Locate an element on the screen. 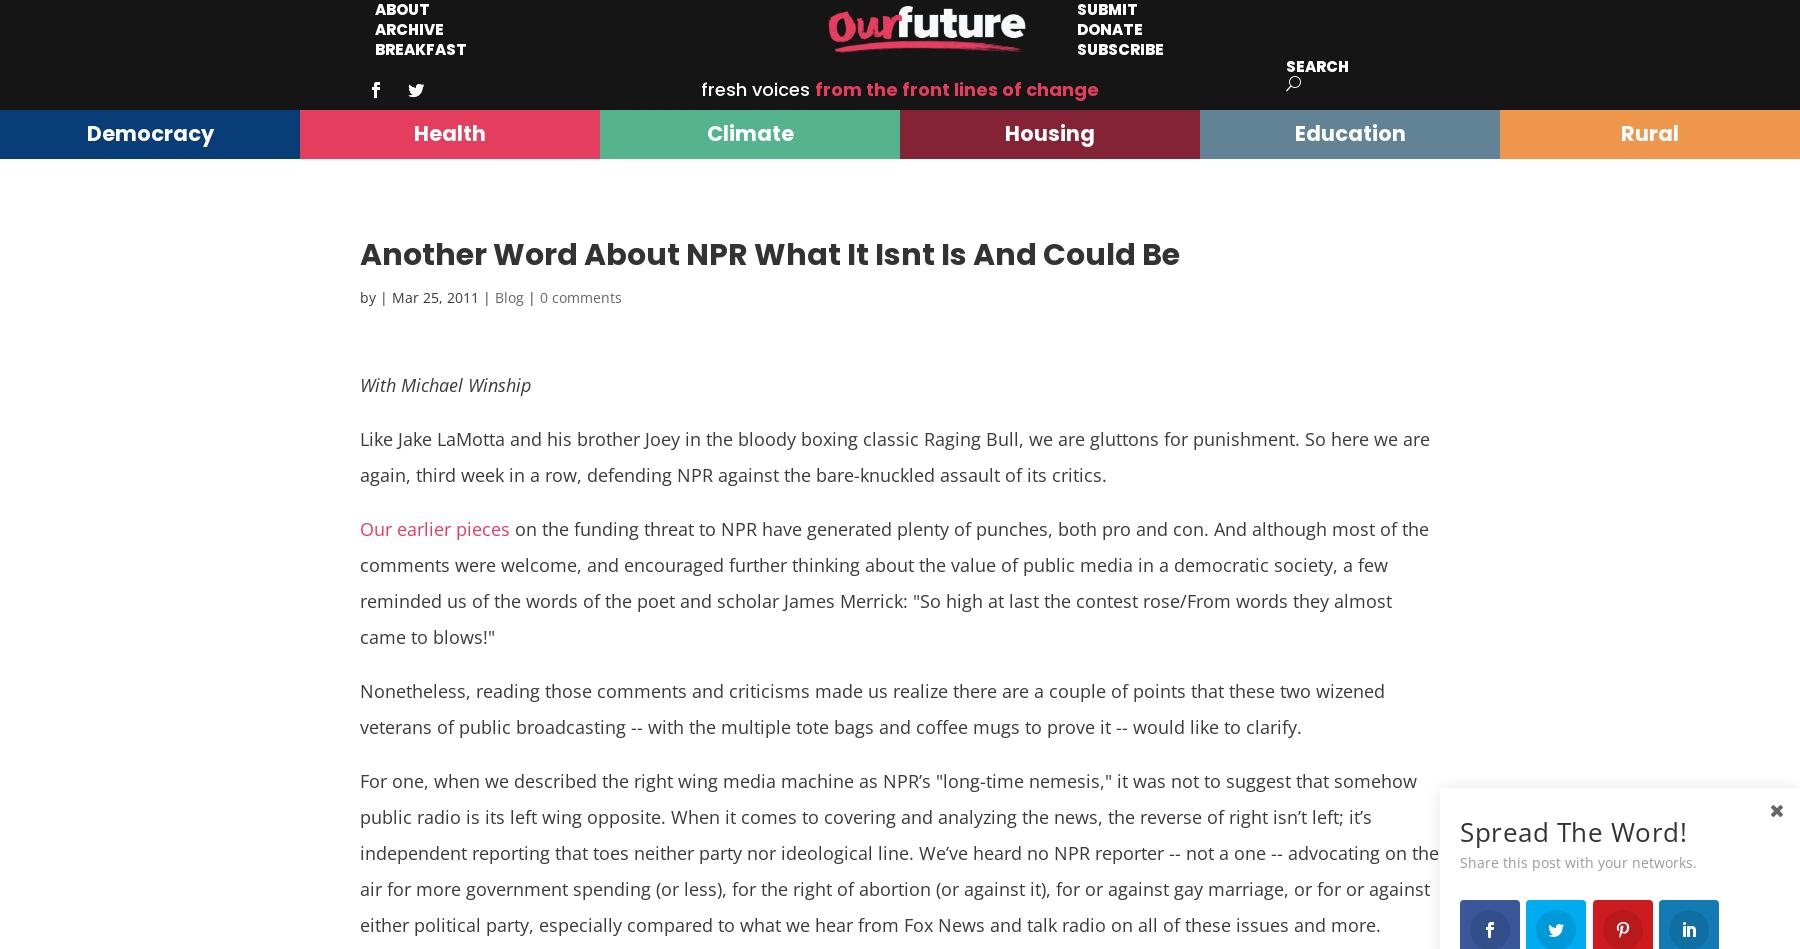  'Like Jake LaMotta and his brother Joey in the bloody boxing classic Raging Bull, we are gluttons for punishment. So here we are again, third week in a row, defending NPR against the bare-knuckled assault of its critics.' is located at coordinates (894, 457).